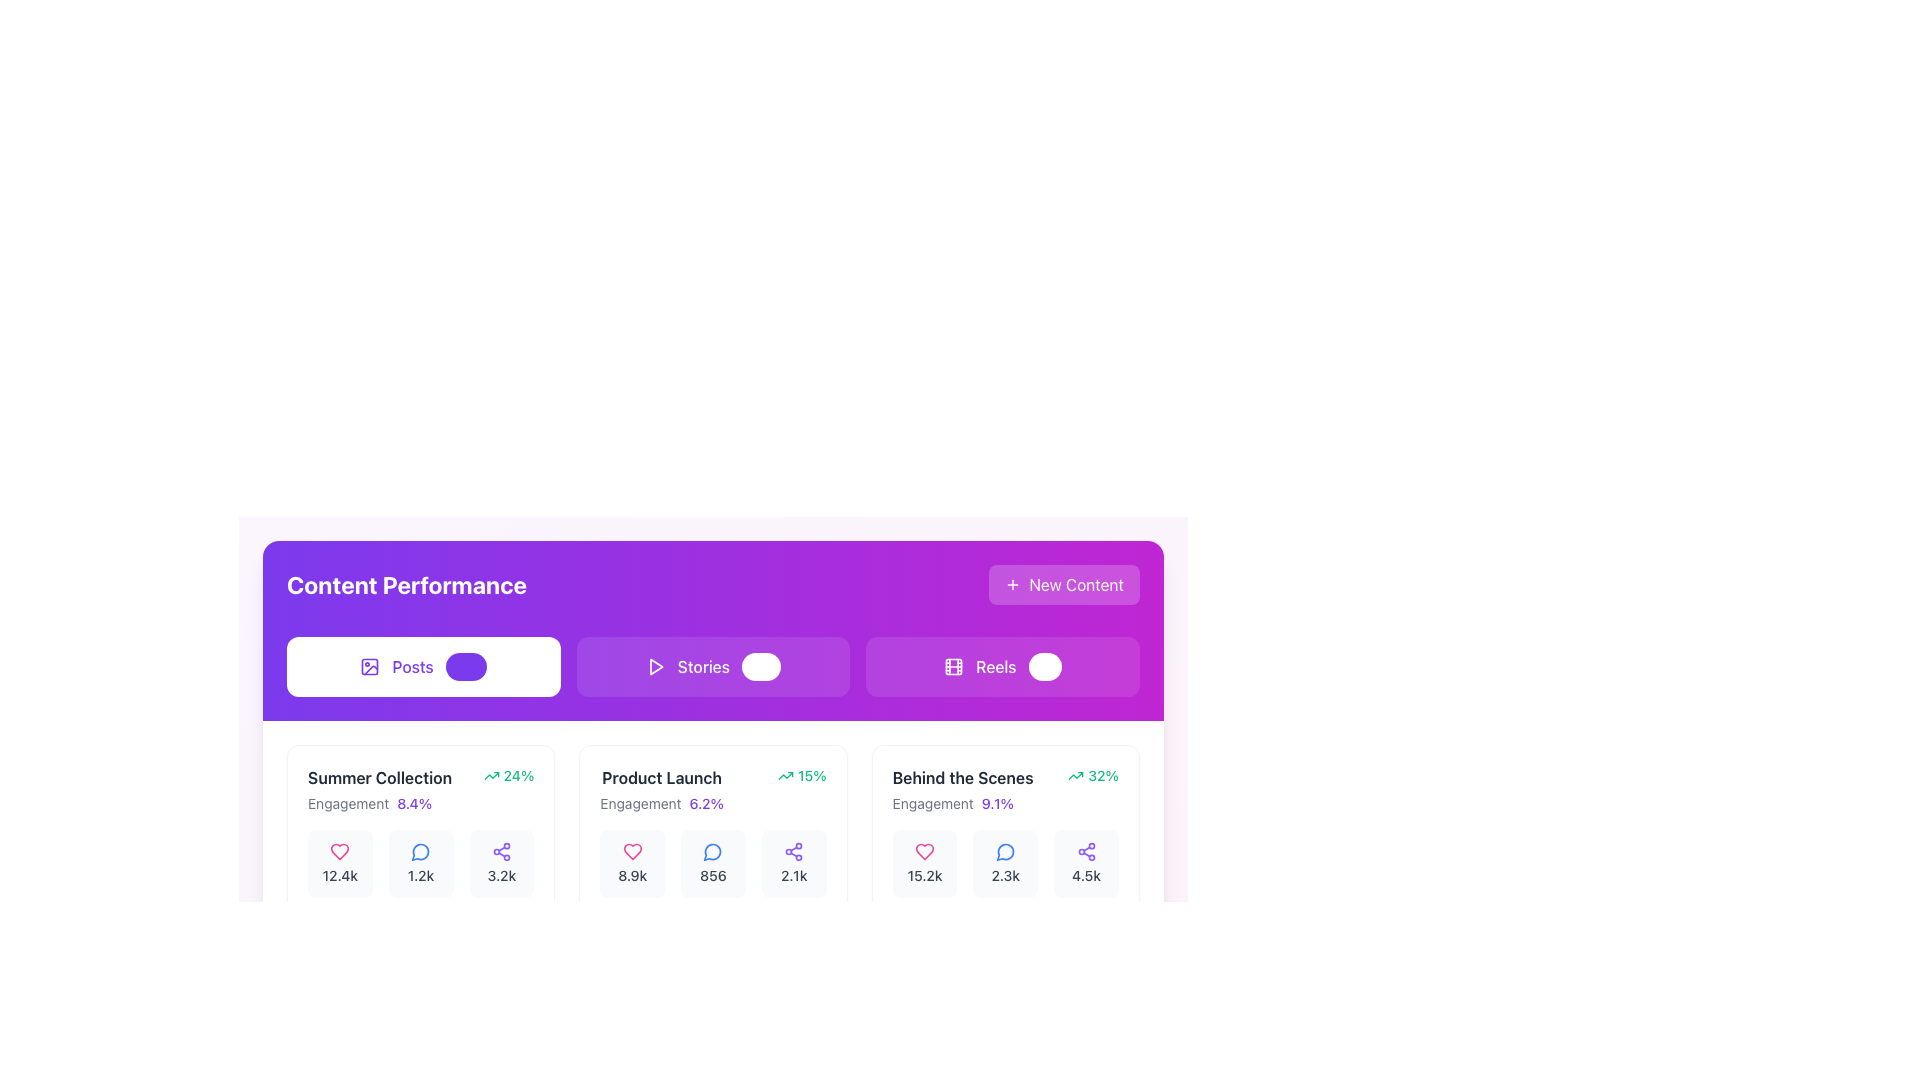 The width and height of the screenshot is (1920, 1080). I want to click on the static text displaying the number of comments or interactions, located under the blue comment icon in the second column of data cards, so click(420, 874).